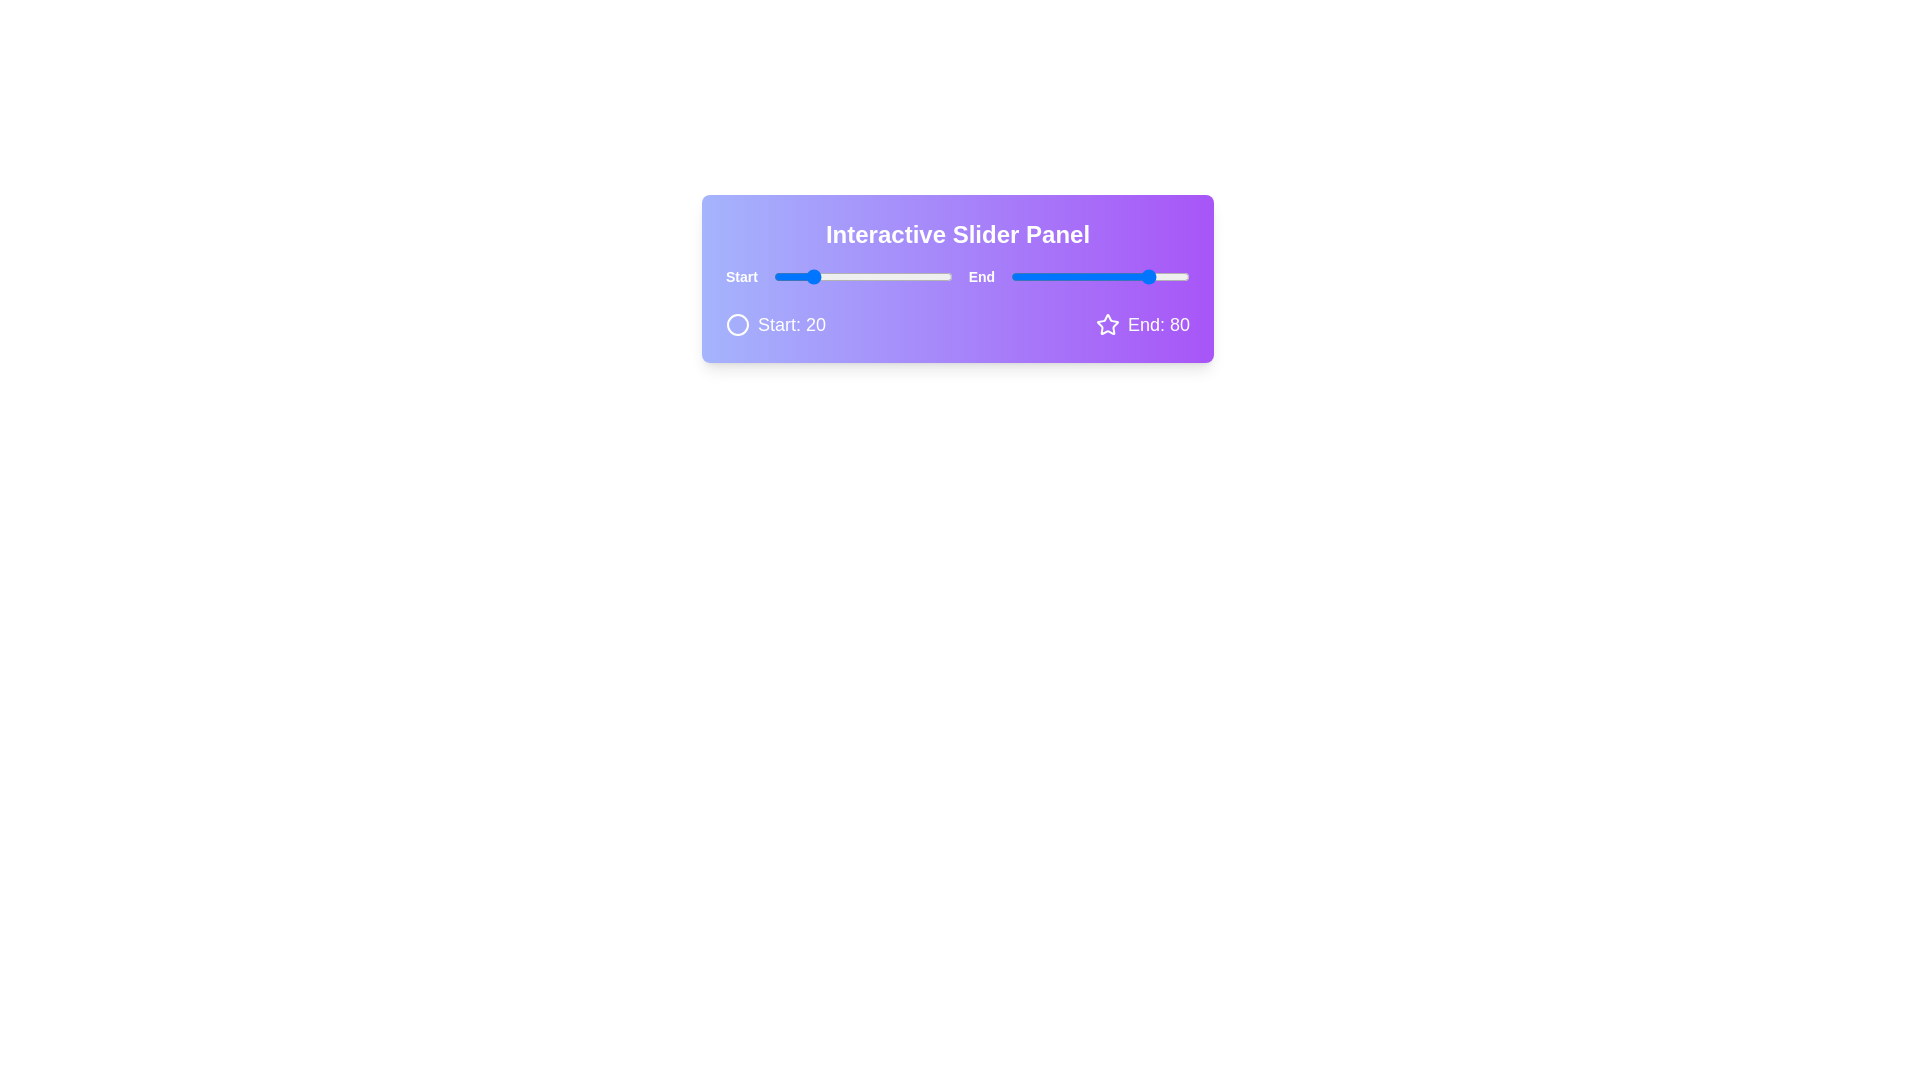  What do you see at coordinates (818, 277) in the screenshot?
I see `the start slider` at bounding box center [818, 277].